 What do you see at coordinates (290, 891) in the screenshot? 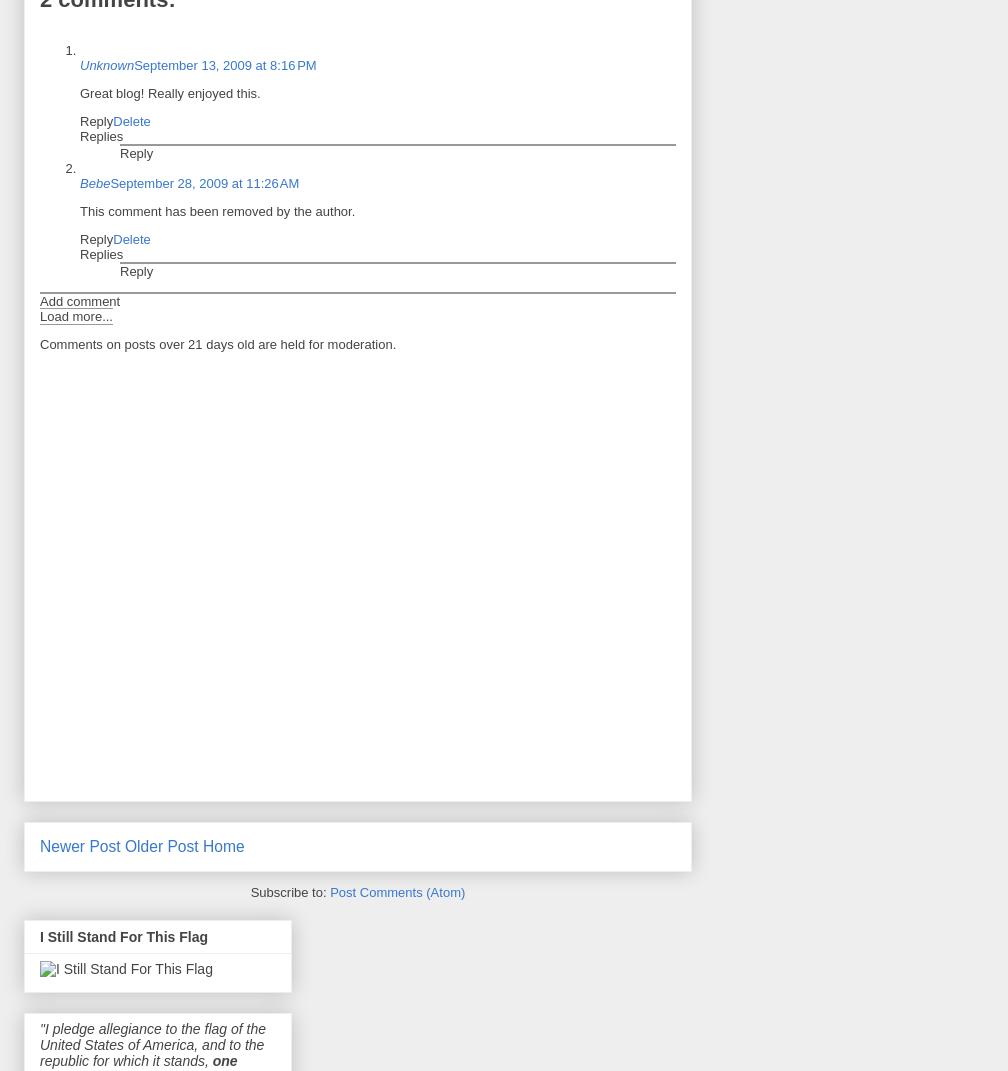
I see `'Subscribe to:'` at bounding box center [290, 891].